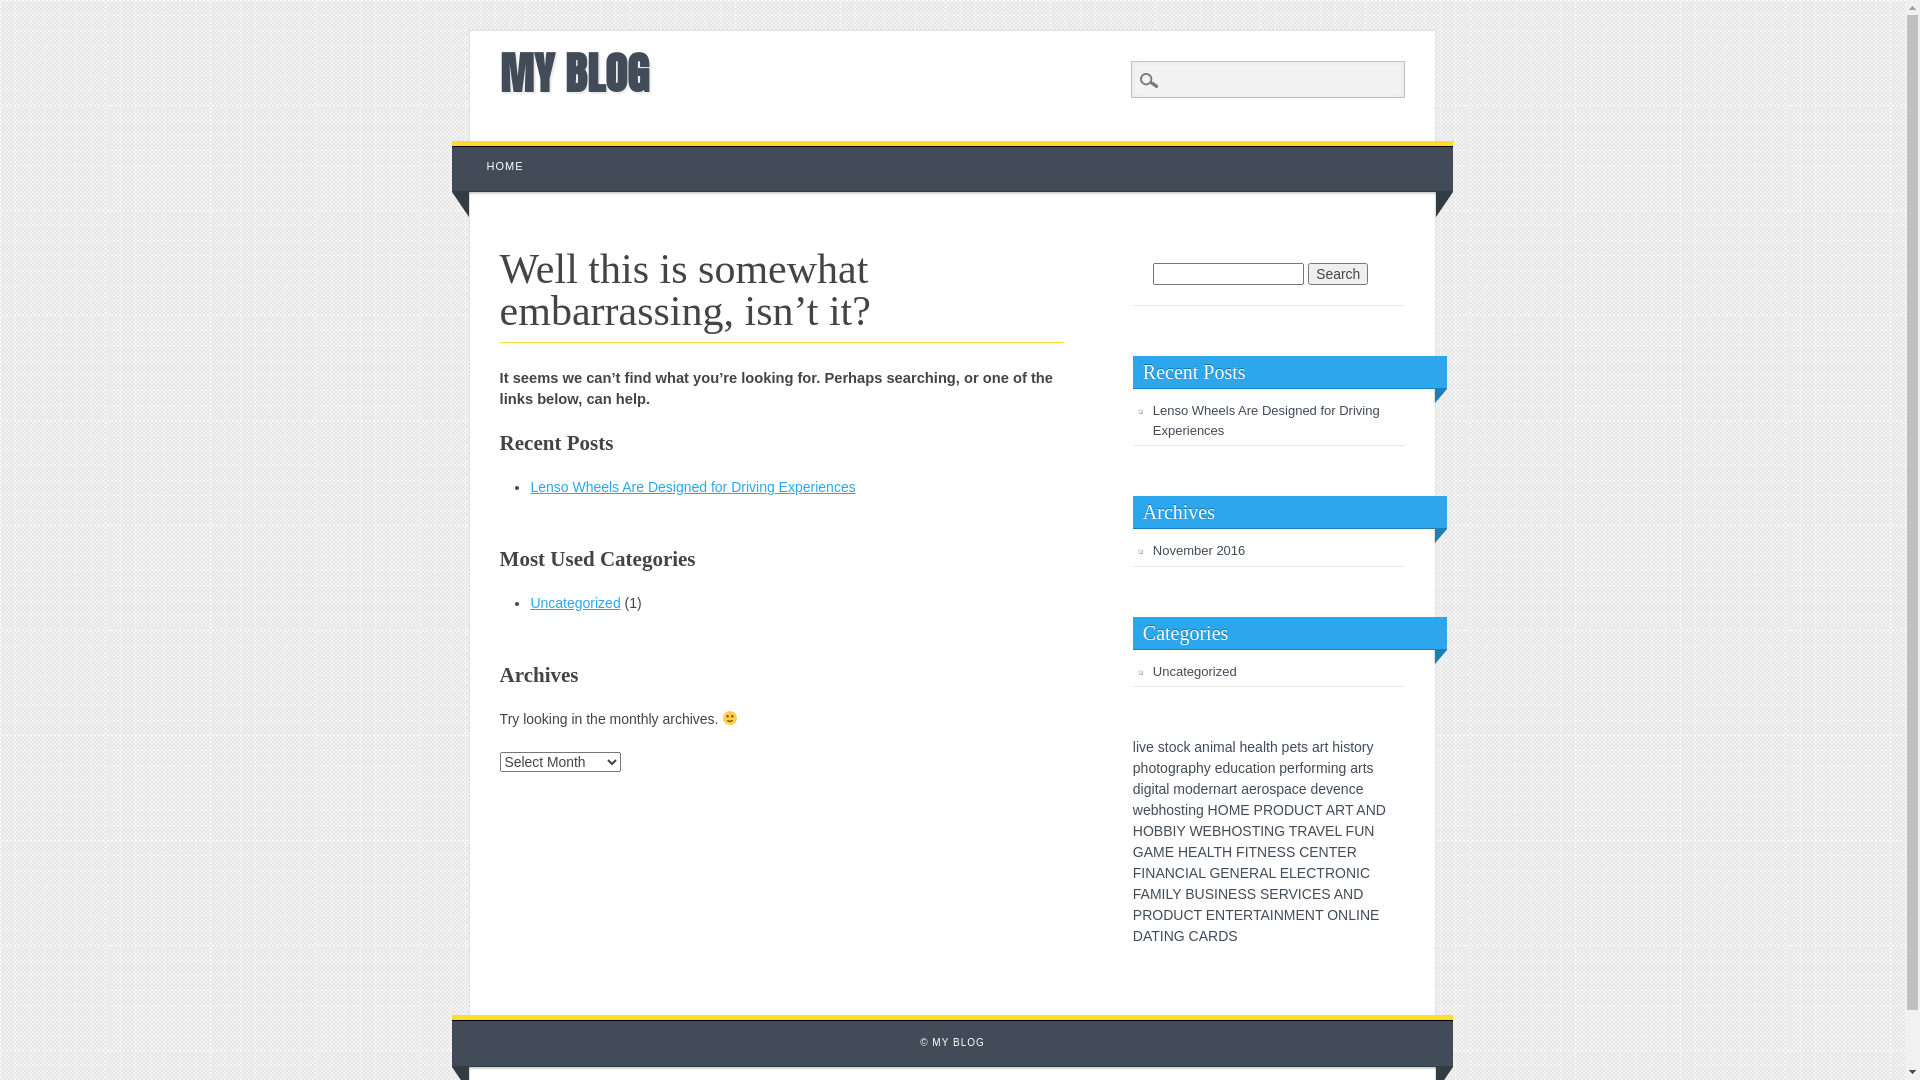 Image resolution: width=1920 pixels, height=1080 pixels. I want to click on 'S', so click(1240, 893).